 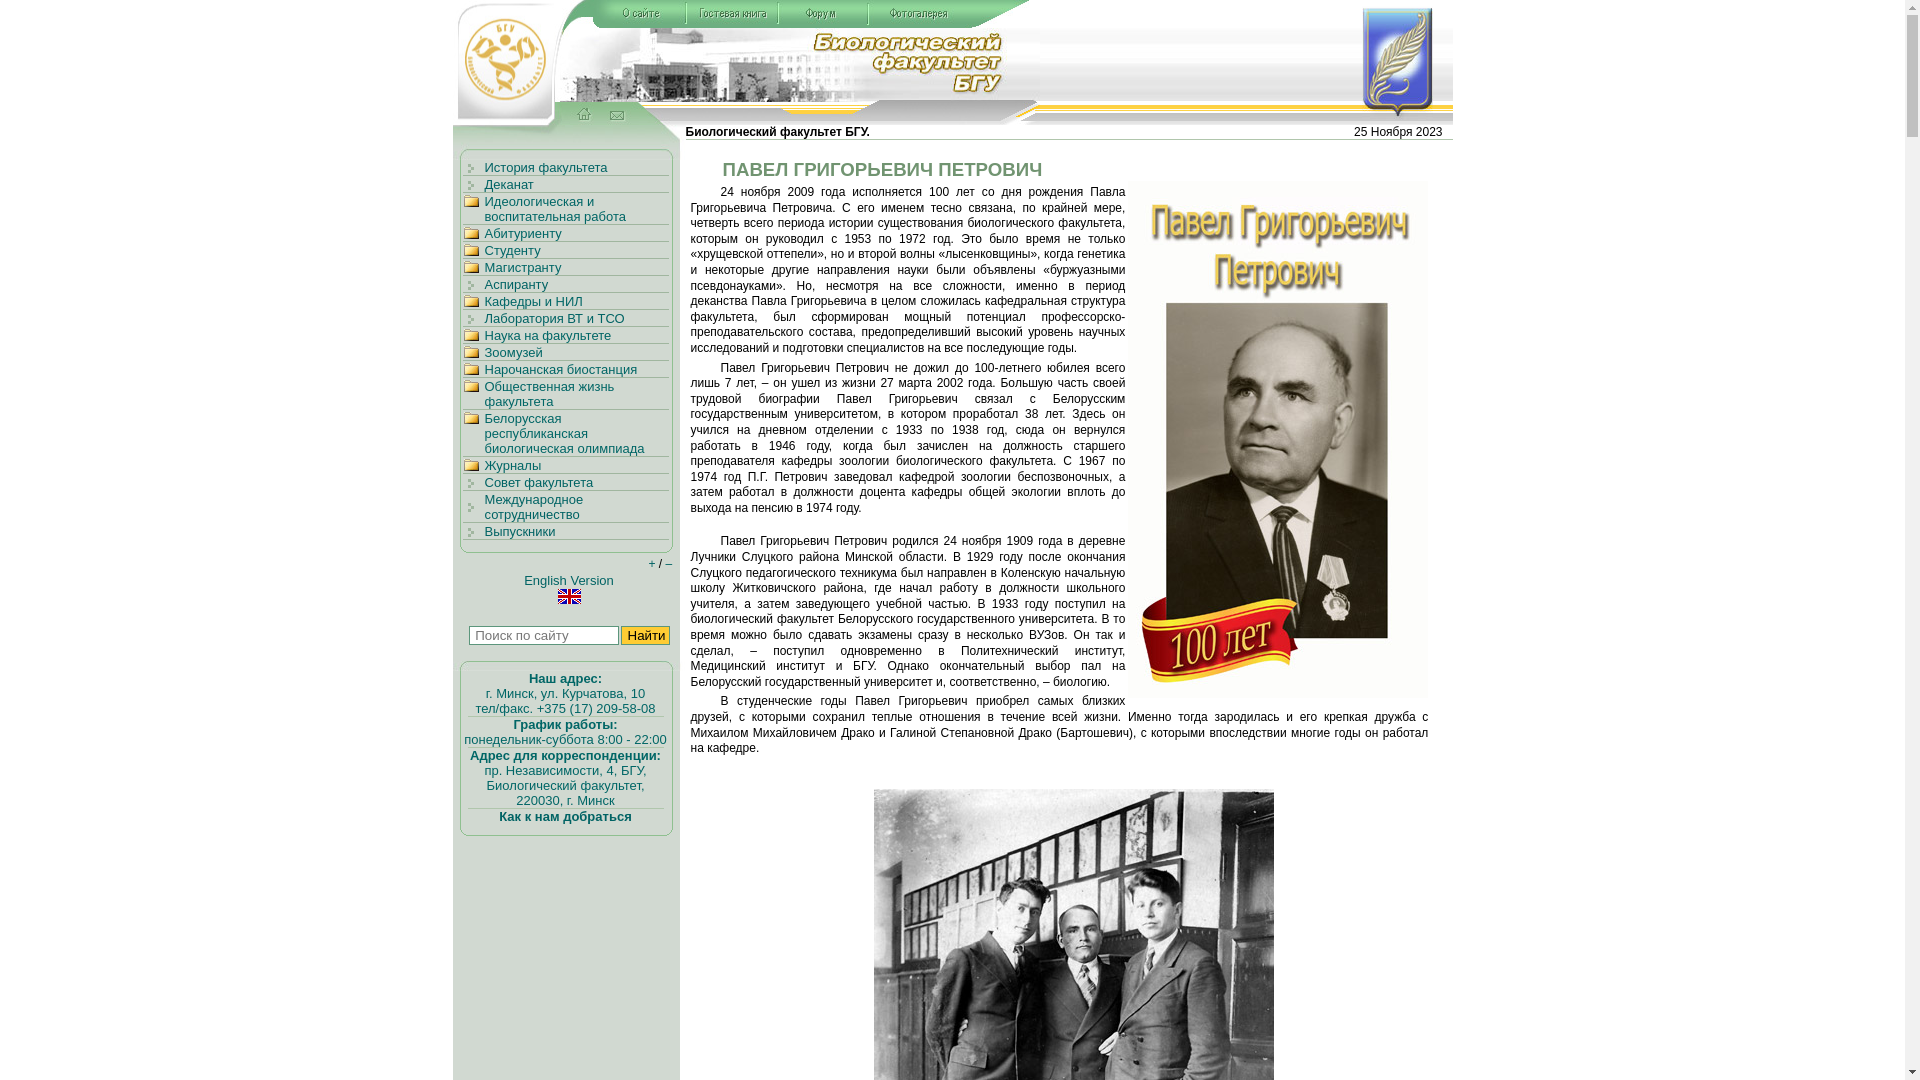 I want to click on '+', so click(x=651, y=563).